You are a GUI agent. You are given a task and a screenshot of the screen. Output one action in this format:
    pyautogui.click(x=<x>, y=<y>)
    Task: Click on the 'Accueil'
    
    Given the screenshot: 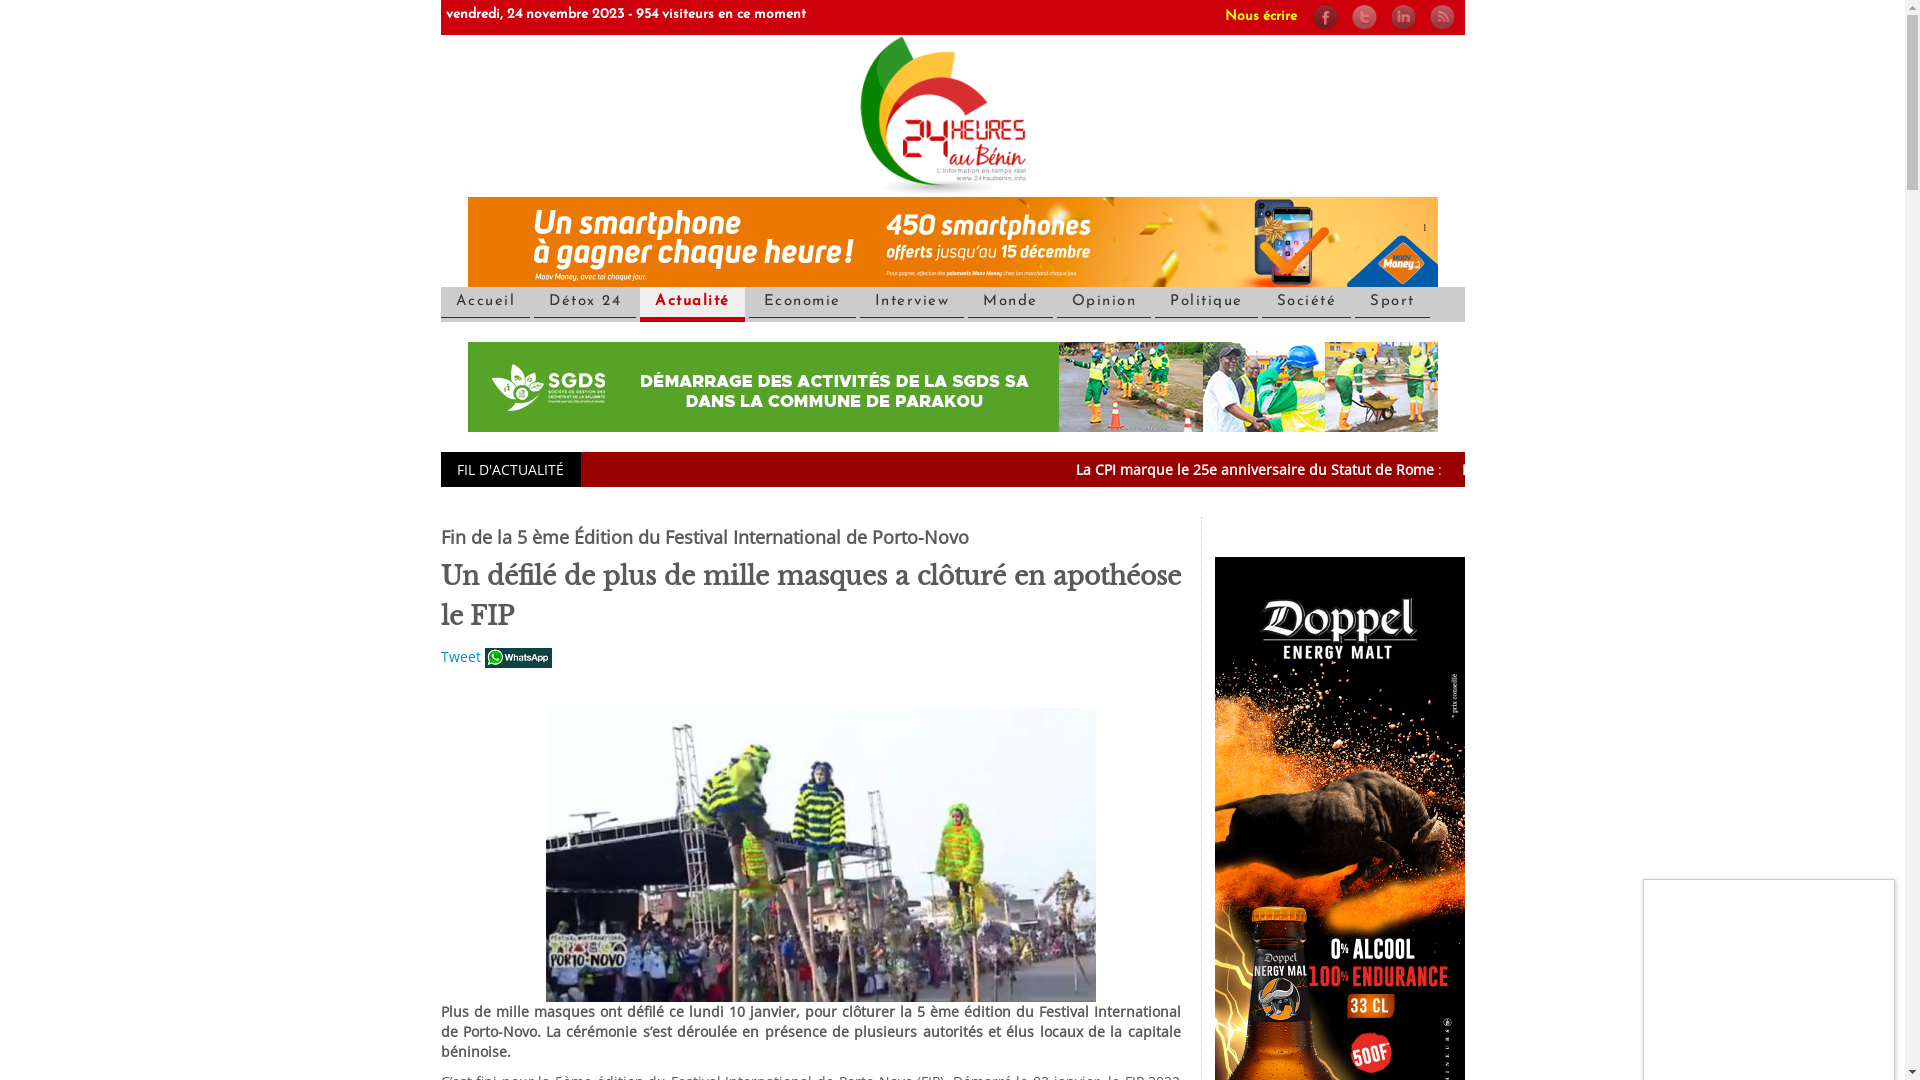 What is the action you would take?
    pyautogui.click(x=950, y=114)
    